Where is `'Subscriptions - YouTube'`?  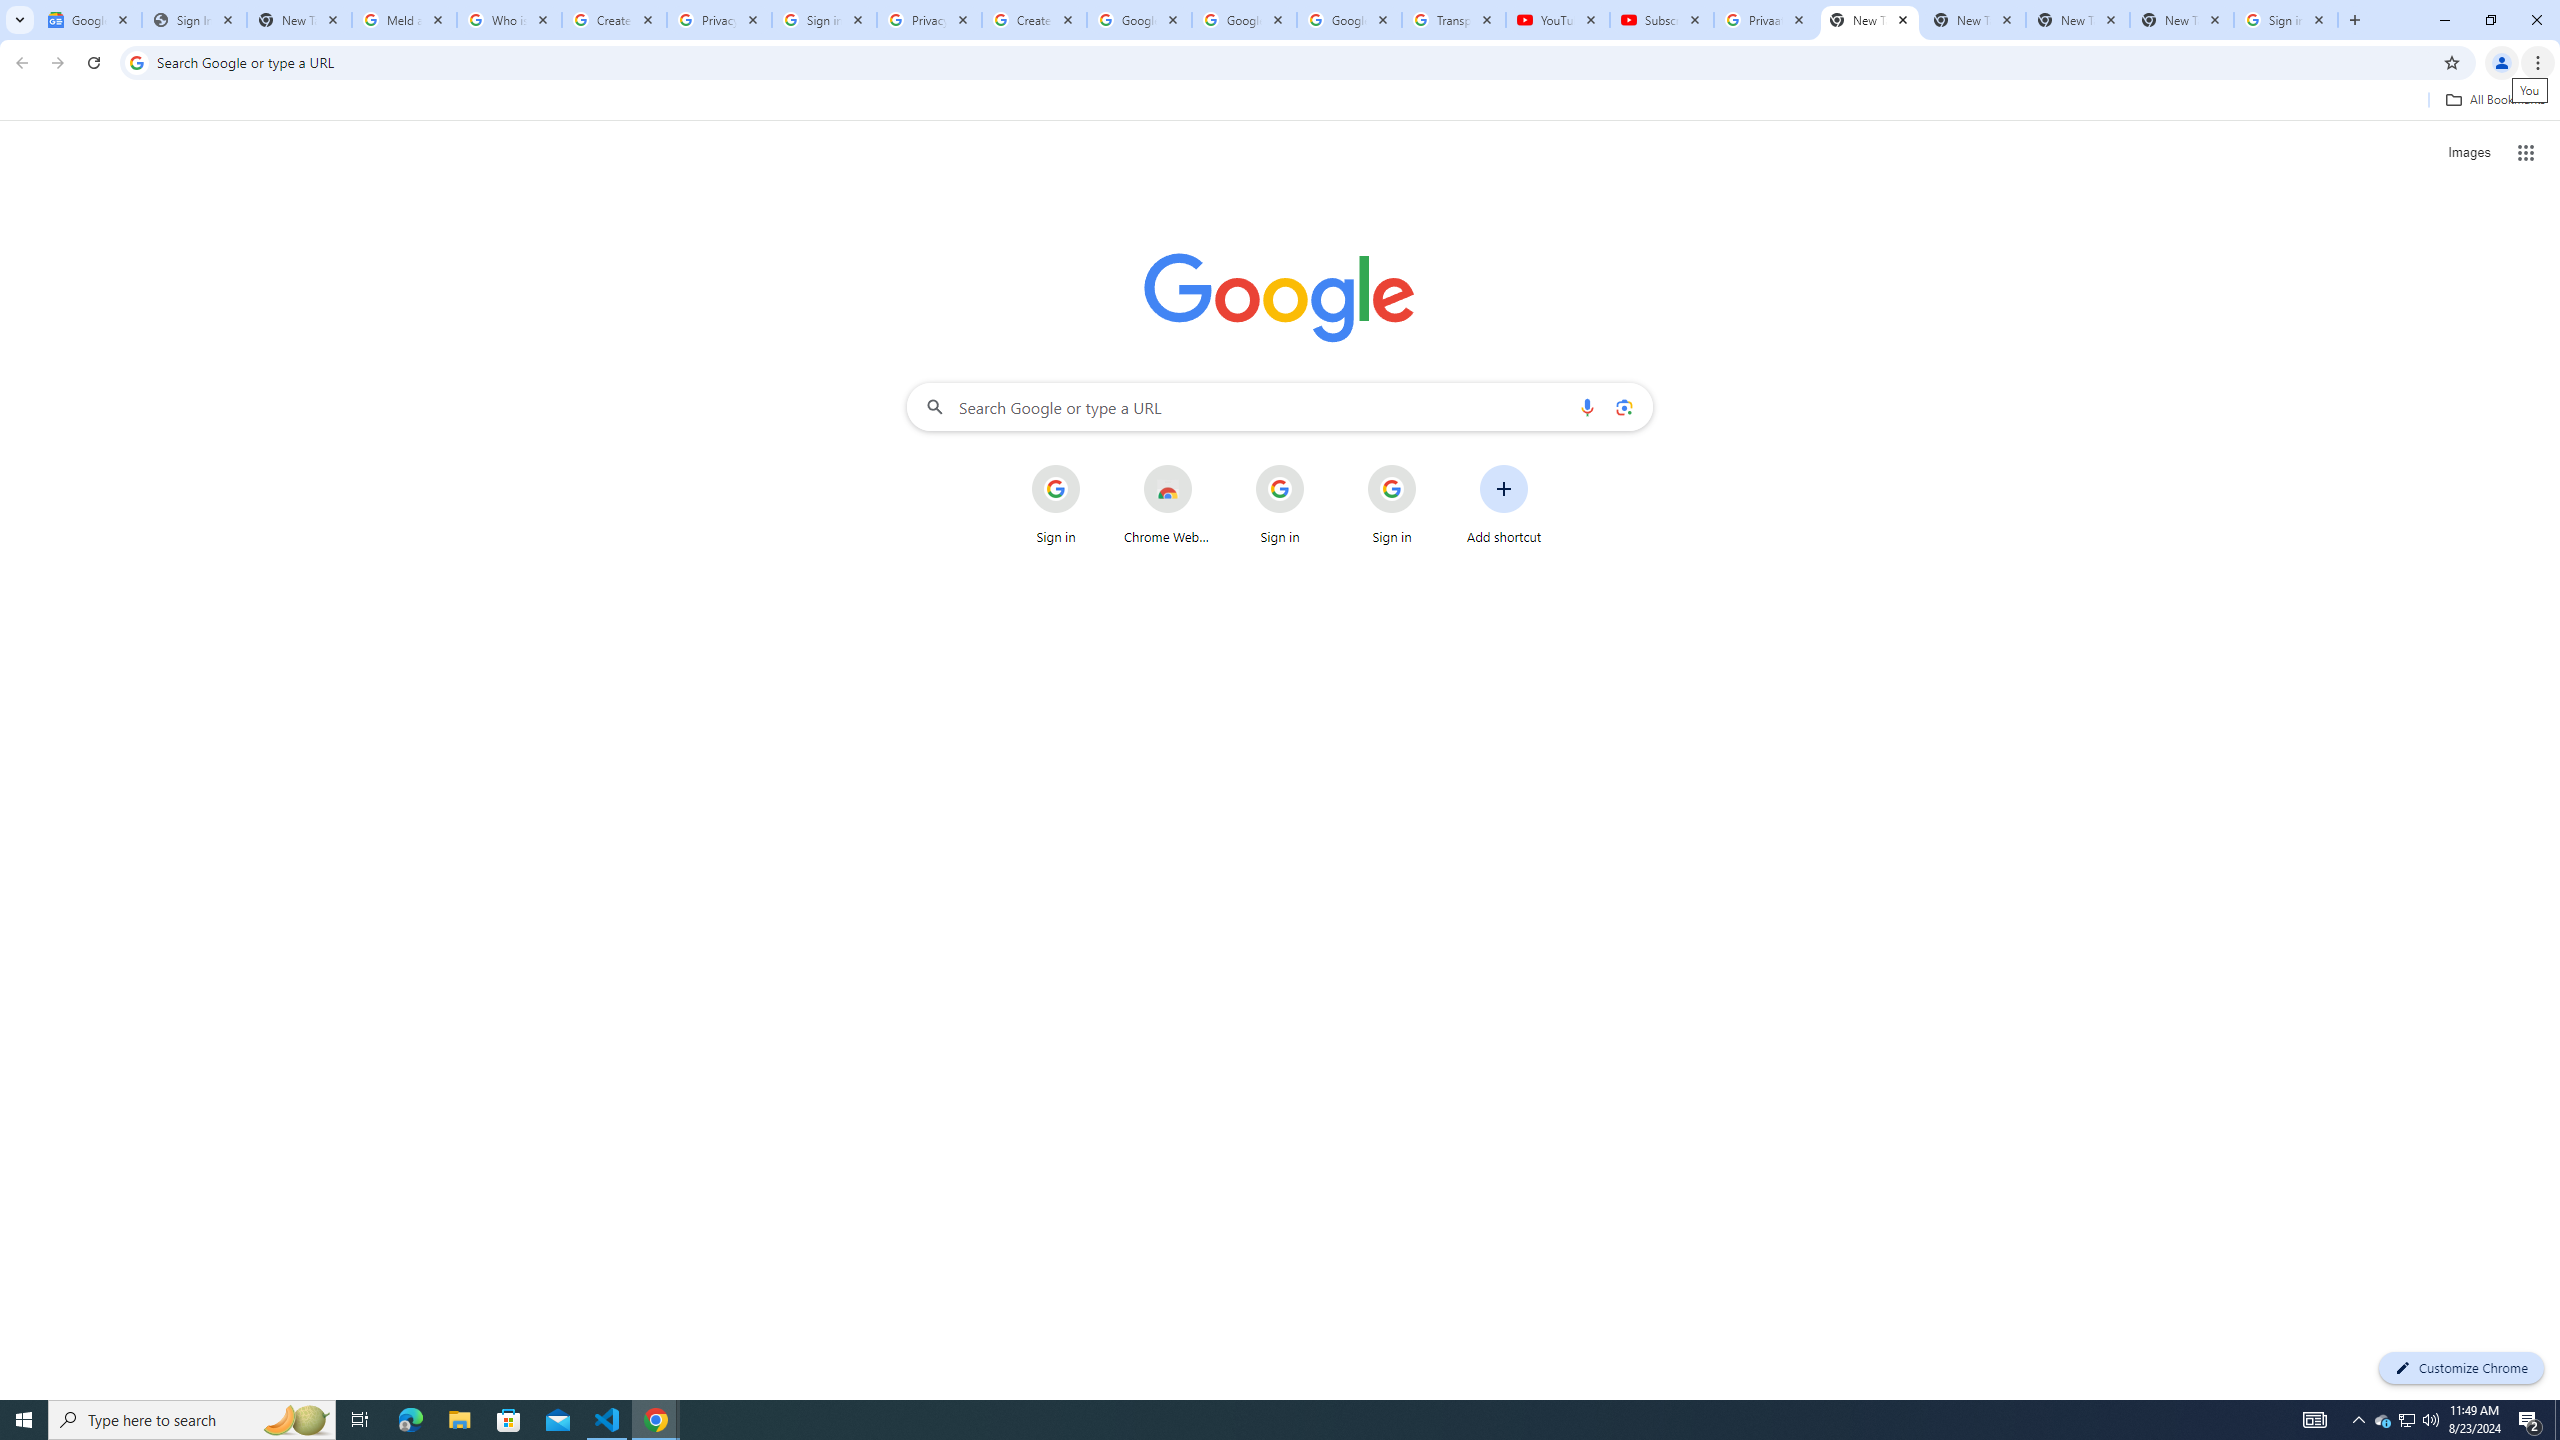
'Subscriptions - YouTube' is located at coordinates (1660, 19).